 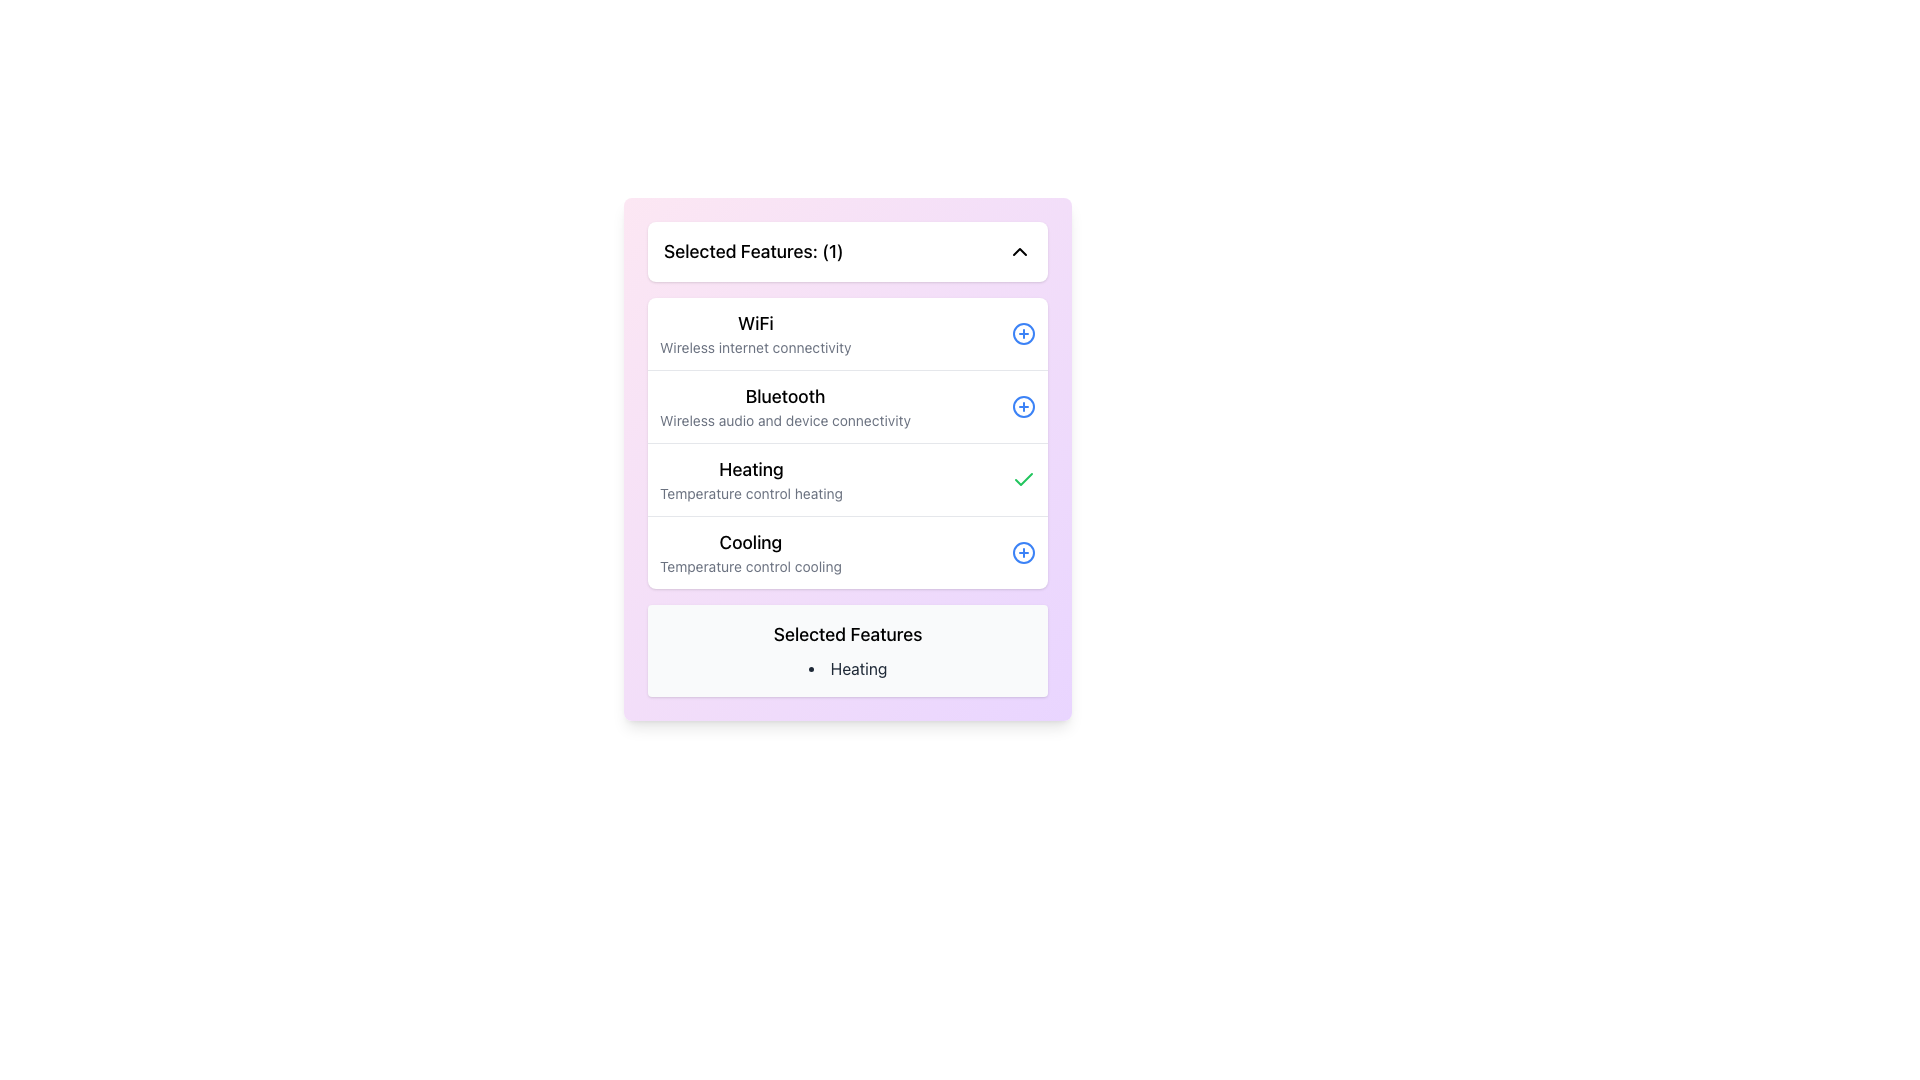 I want to click on the upward-pointing chevron icon located at the far-right end of the 'Selected Features: (1)' section, so click(x=1019, y=250).